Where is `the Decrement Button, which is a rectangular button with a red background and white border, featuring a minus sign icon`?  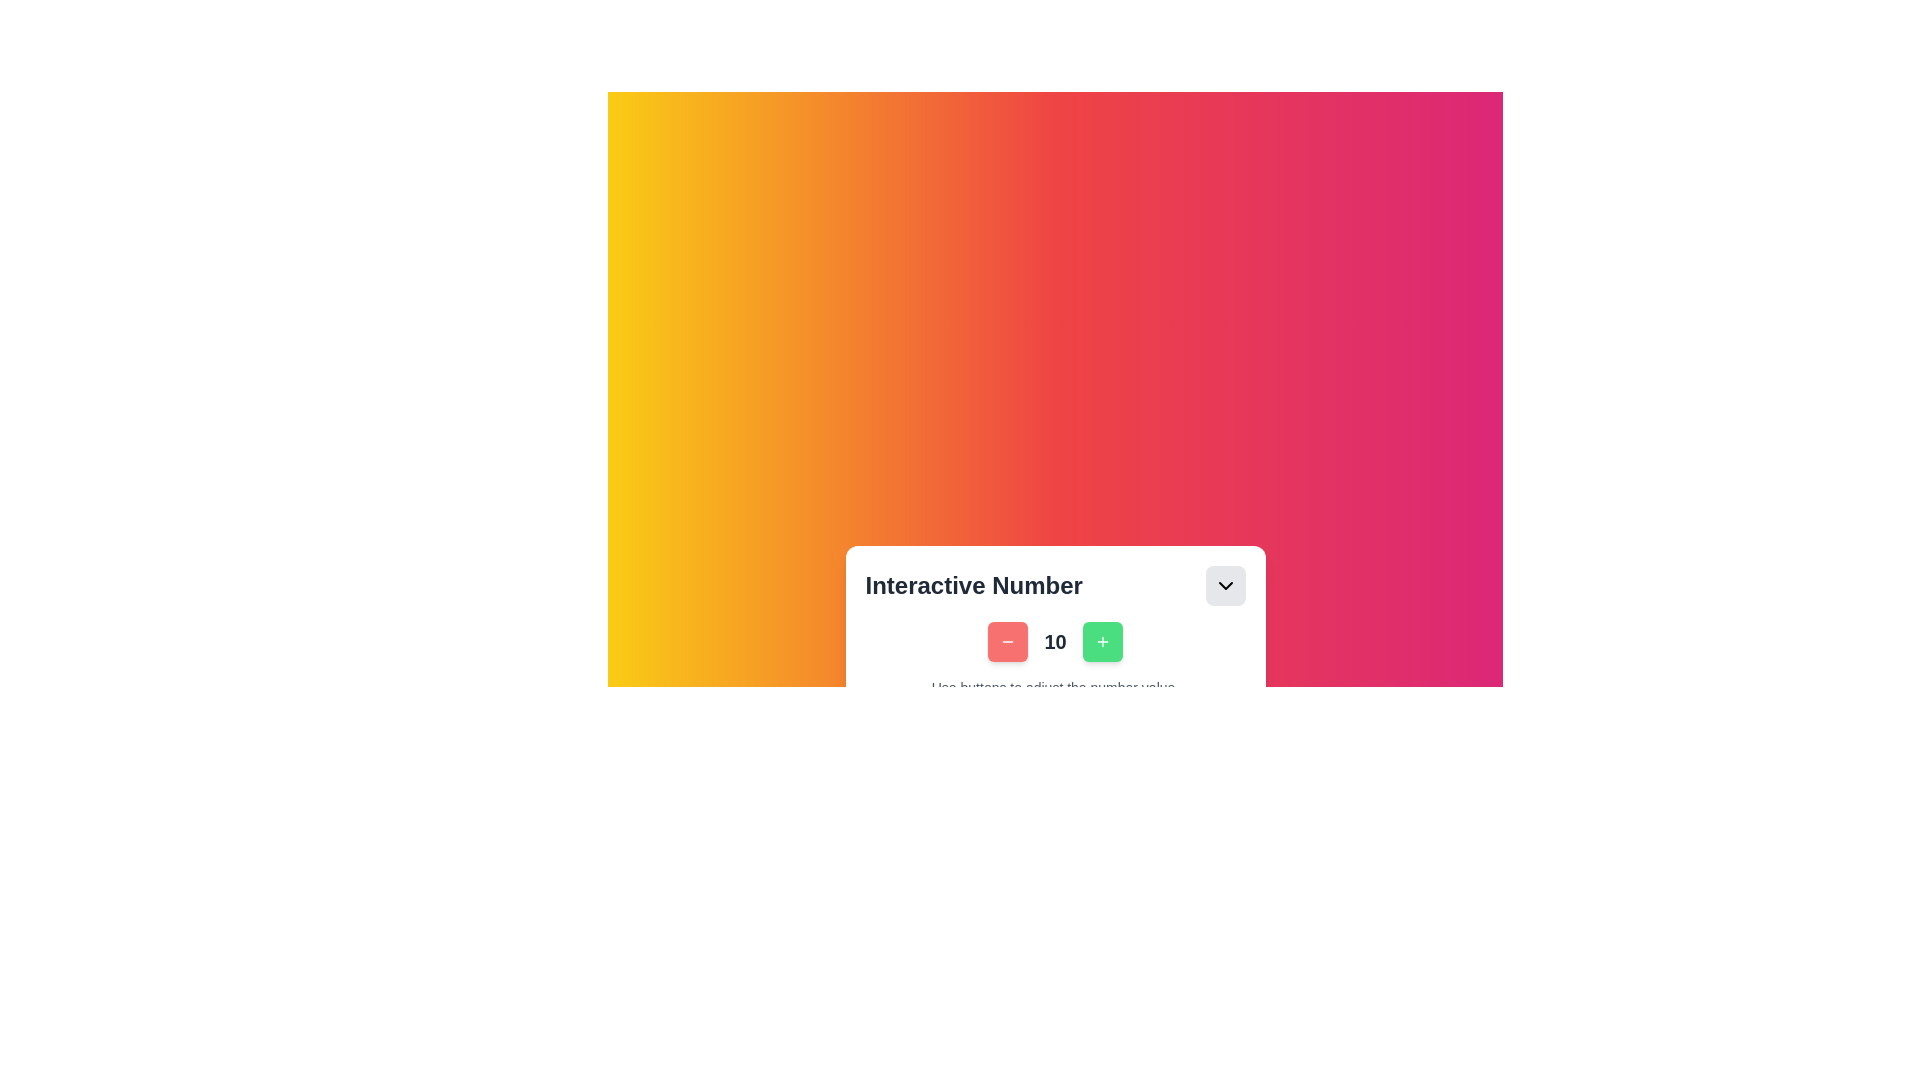
the Decrement Button, which is a rectangular button with a red background and white border, featuring a minus sign icon is located at coordinates (1008, 641).